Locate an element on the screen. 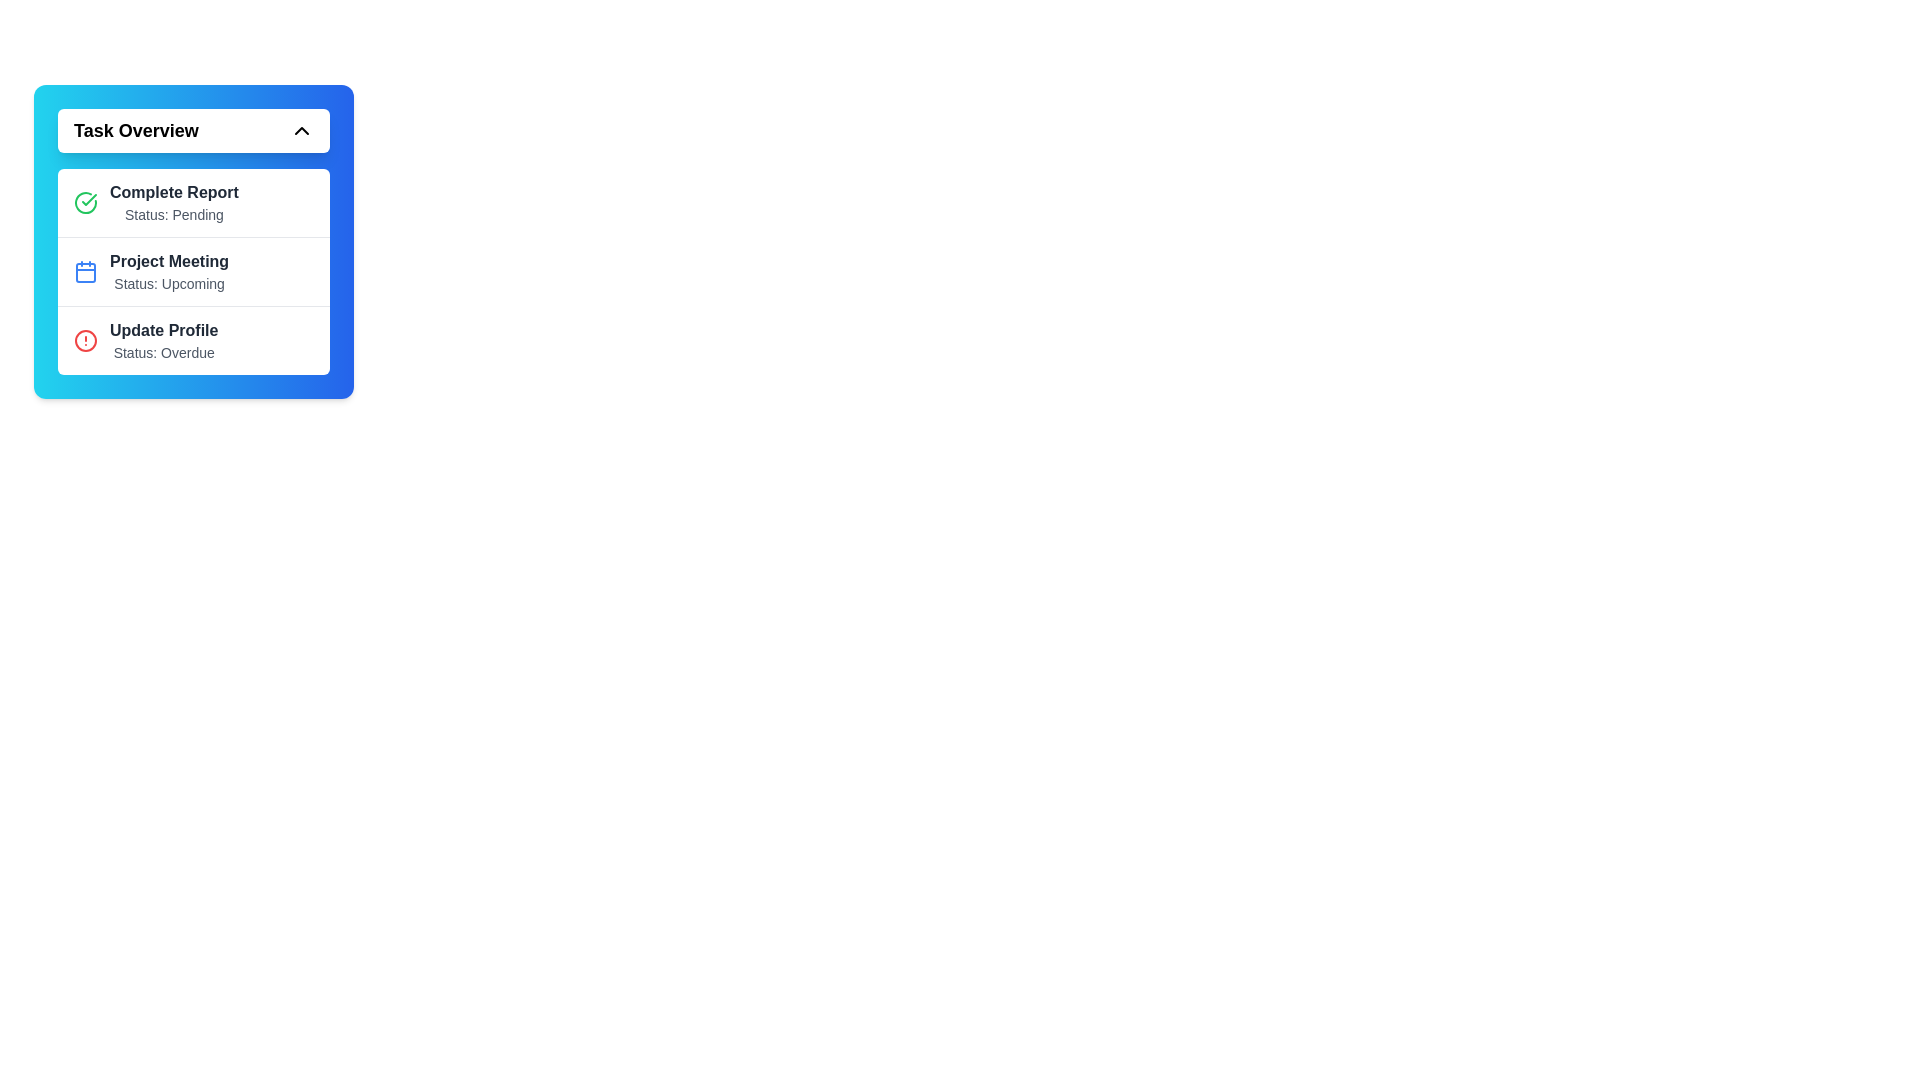 Image resolution: width=1920 pixels, height=1080 pixels. the task icon for Complete Report is located at coordinates (85, 203).